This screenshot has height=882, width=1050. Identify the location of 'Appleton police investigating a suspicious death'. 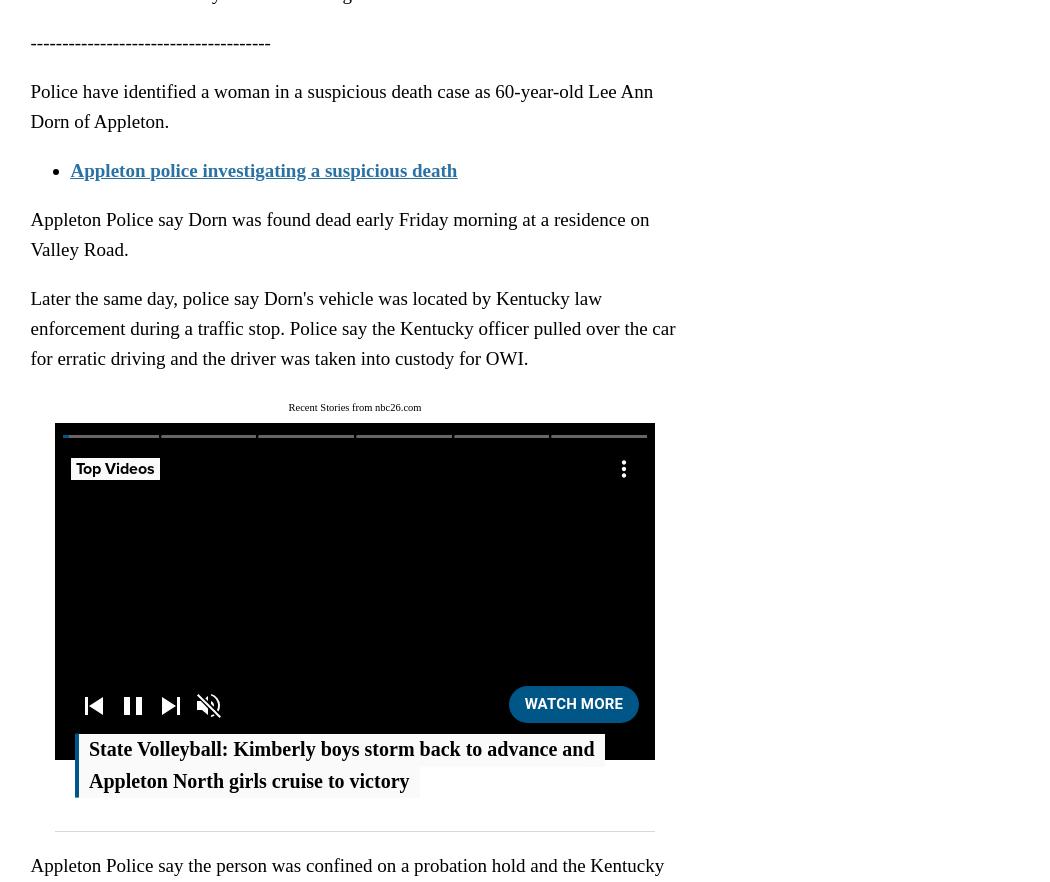
(262, 168).